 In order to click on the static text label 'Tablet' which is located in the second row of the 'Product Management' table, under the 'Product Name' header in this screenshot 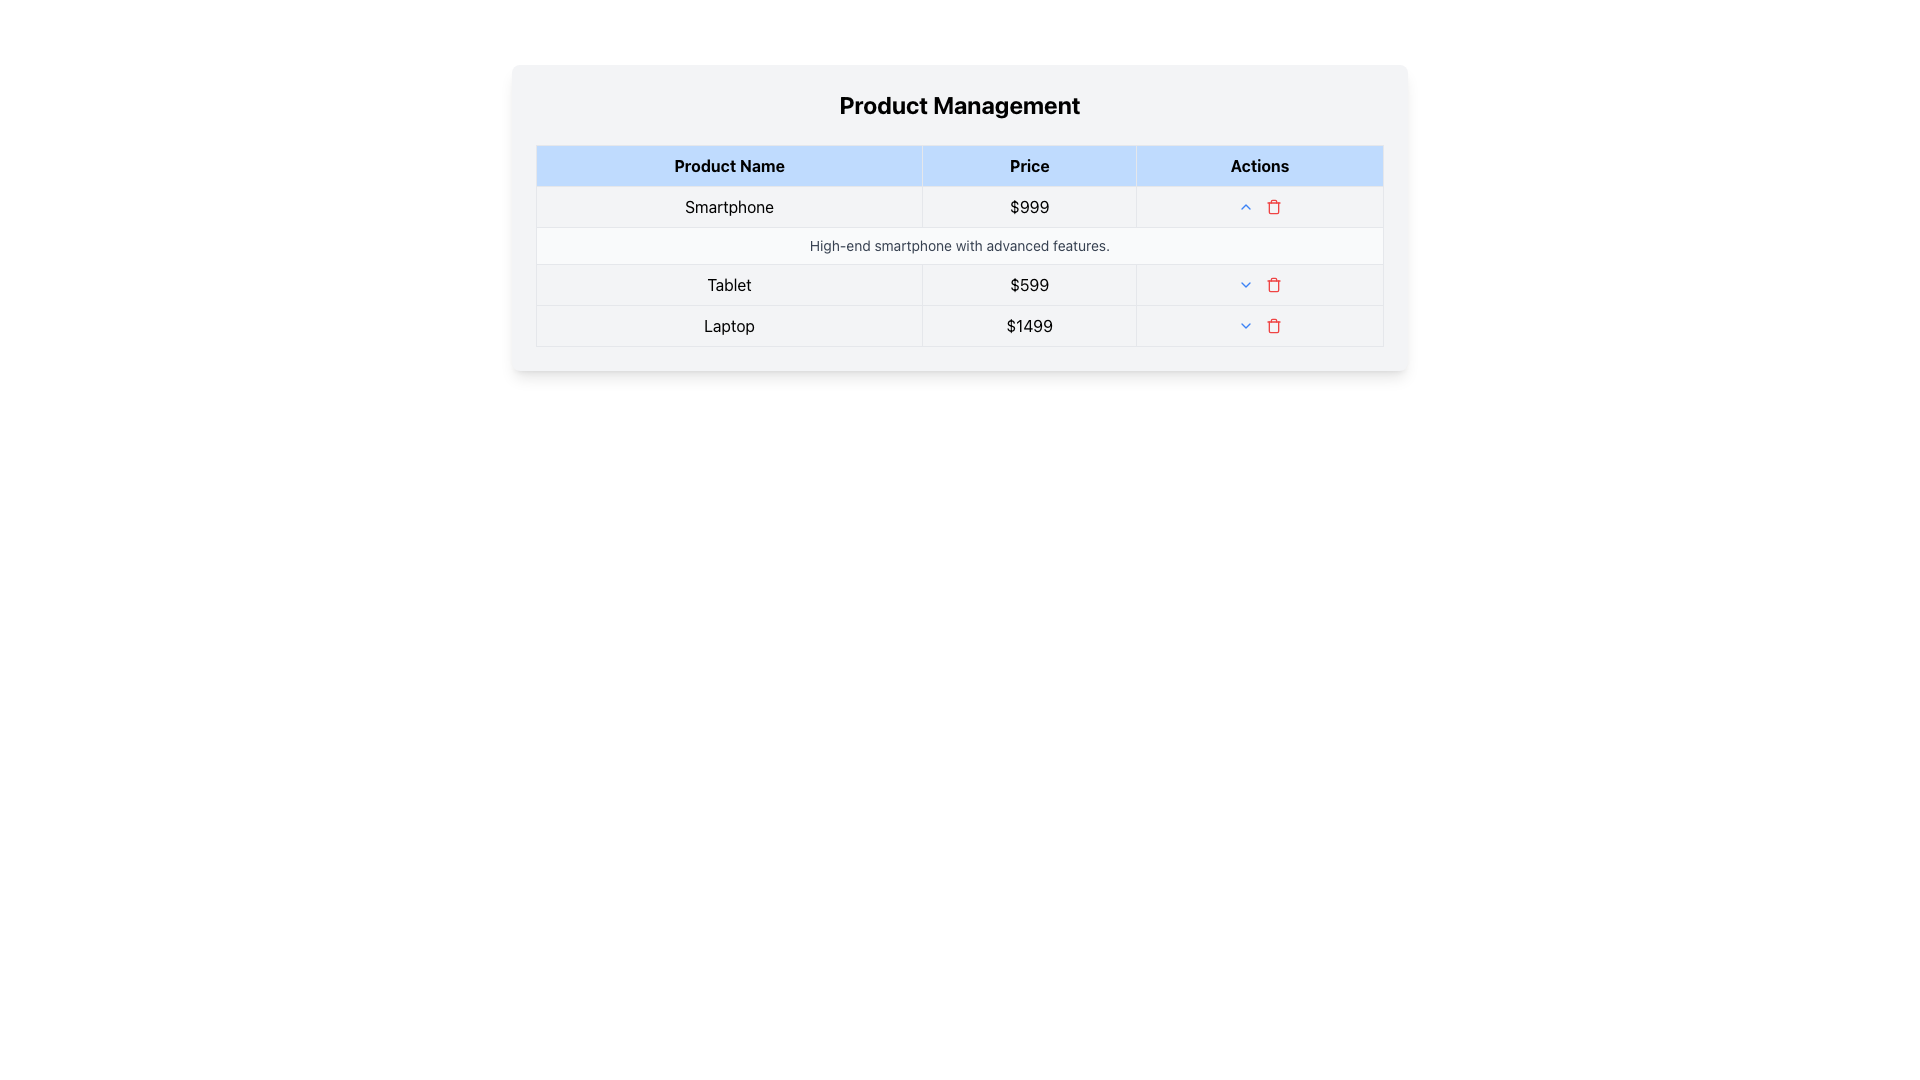, I will do `click(728, 285)`.